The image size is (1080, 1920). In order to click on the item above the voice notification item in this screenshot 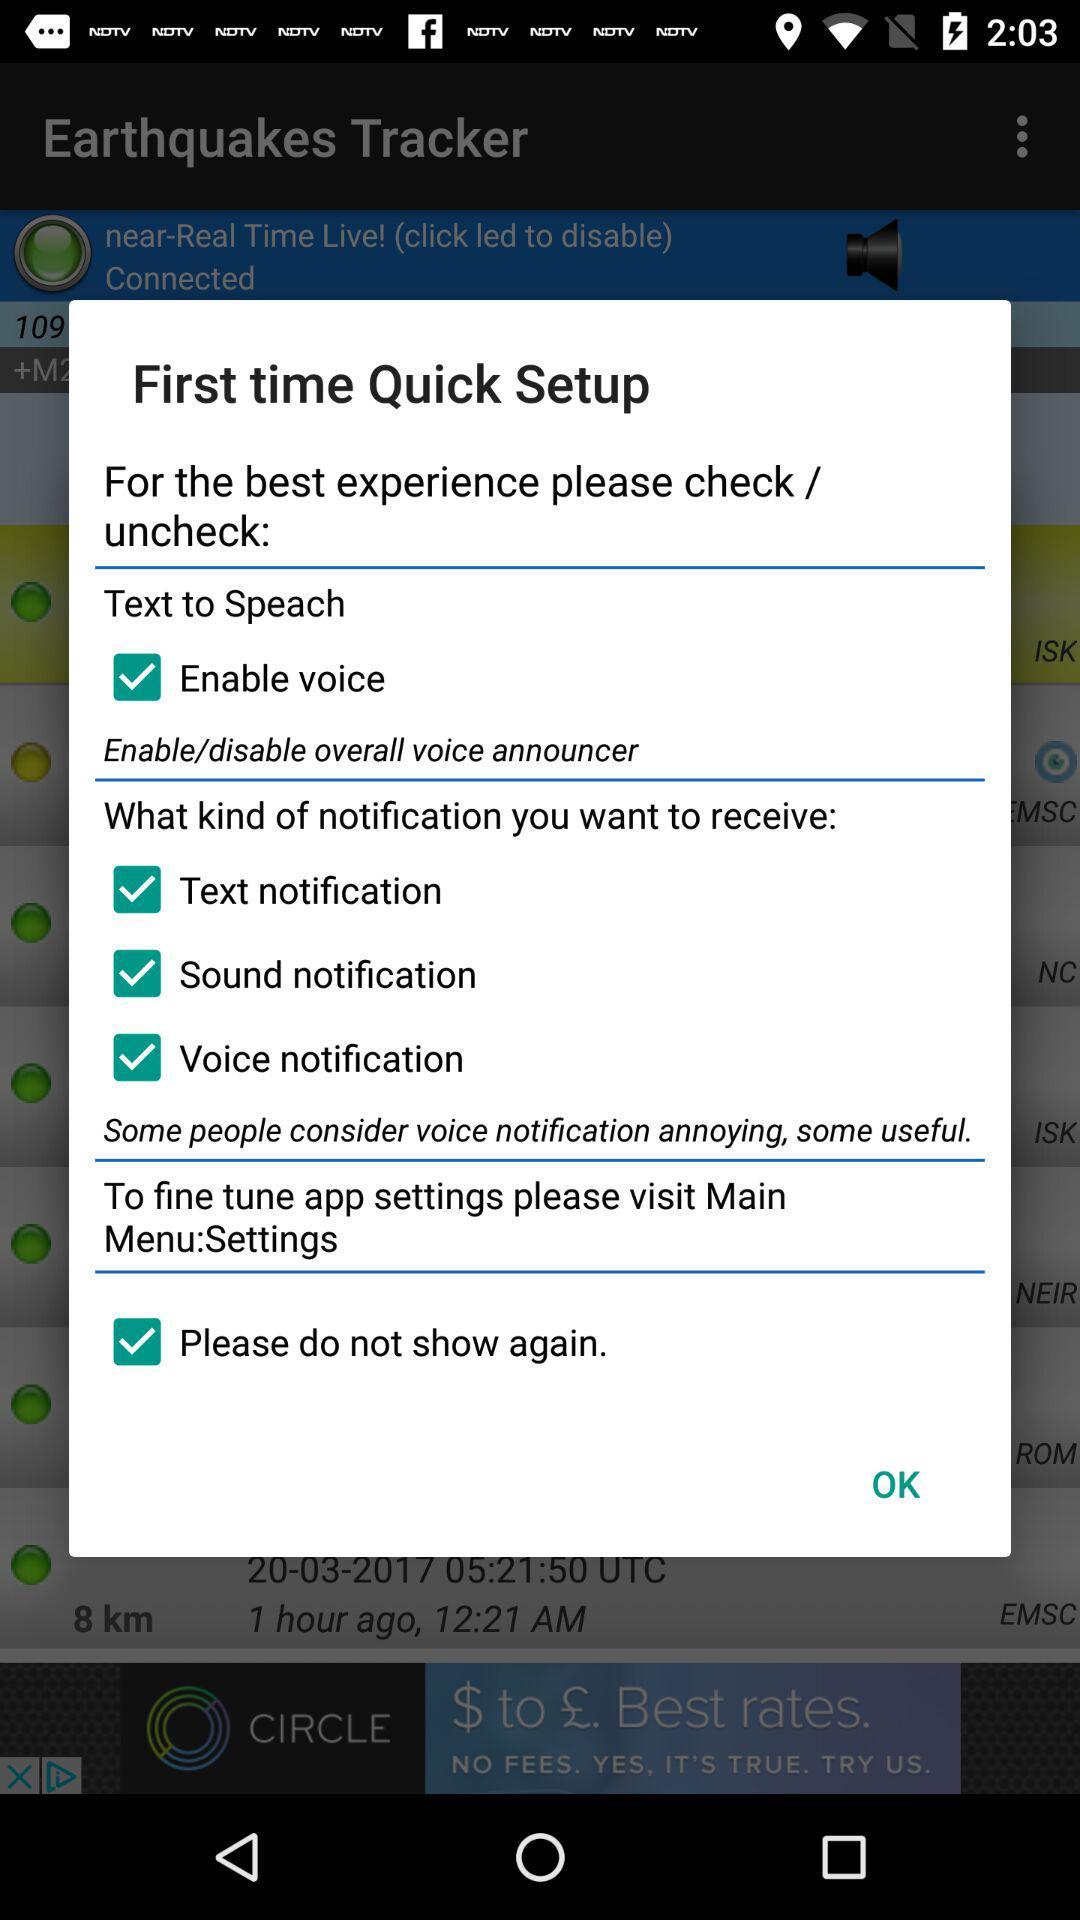, I will do `click(286, 973)`.